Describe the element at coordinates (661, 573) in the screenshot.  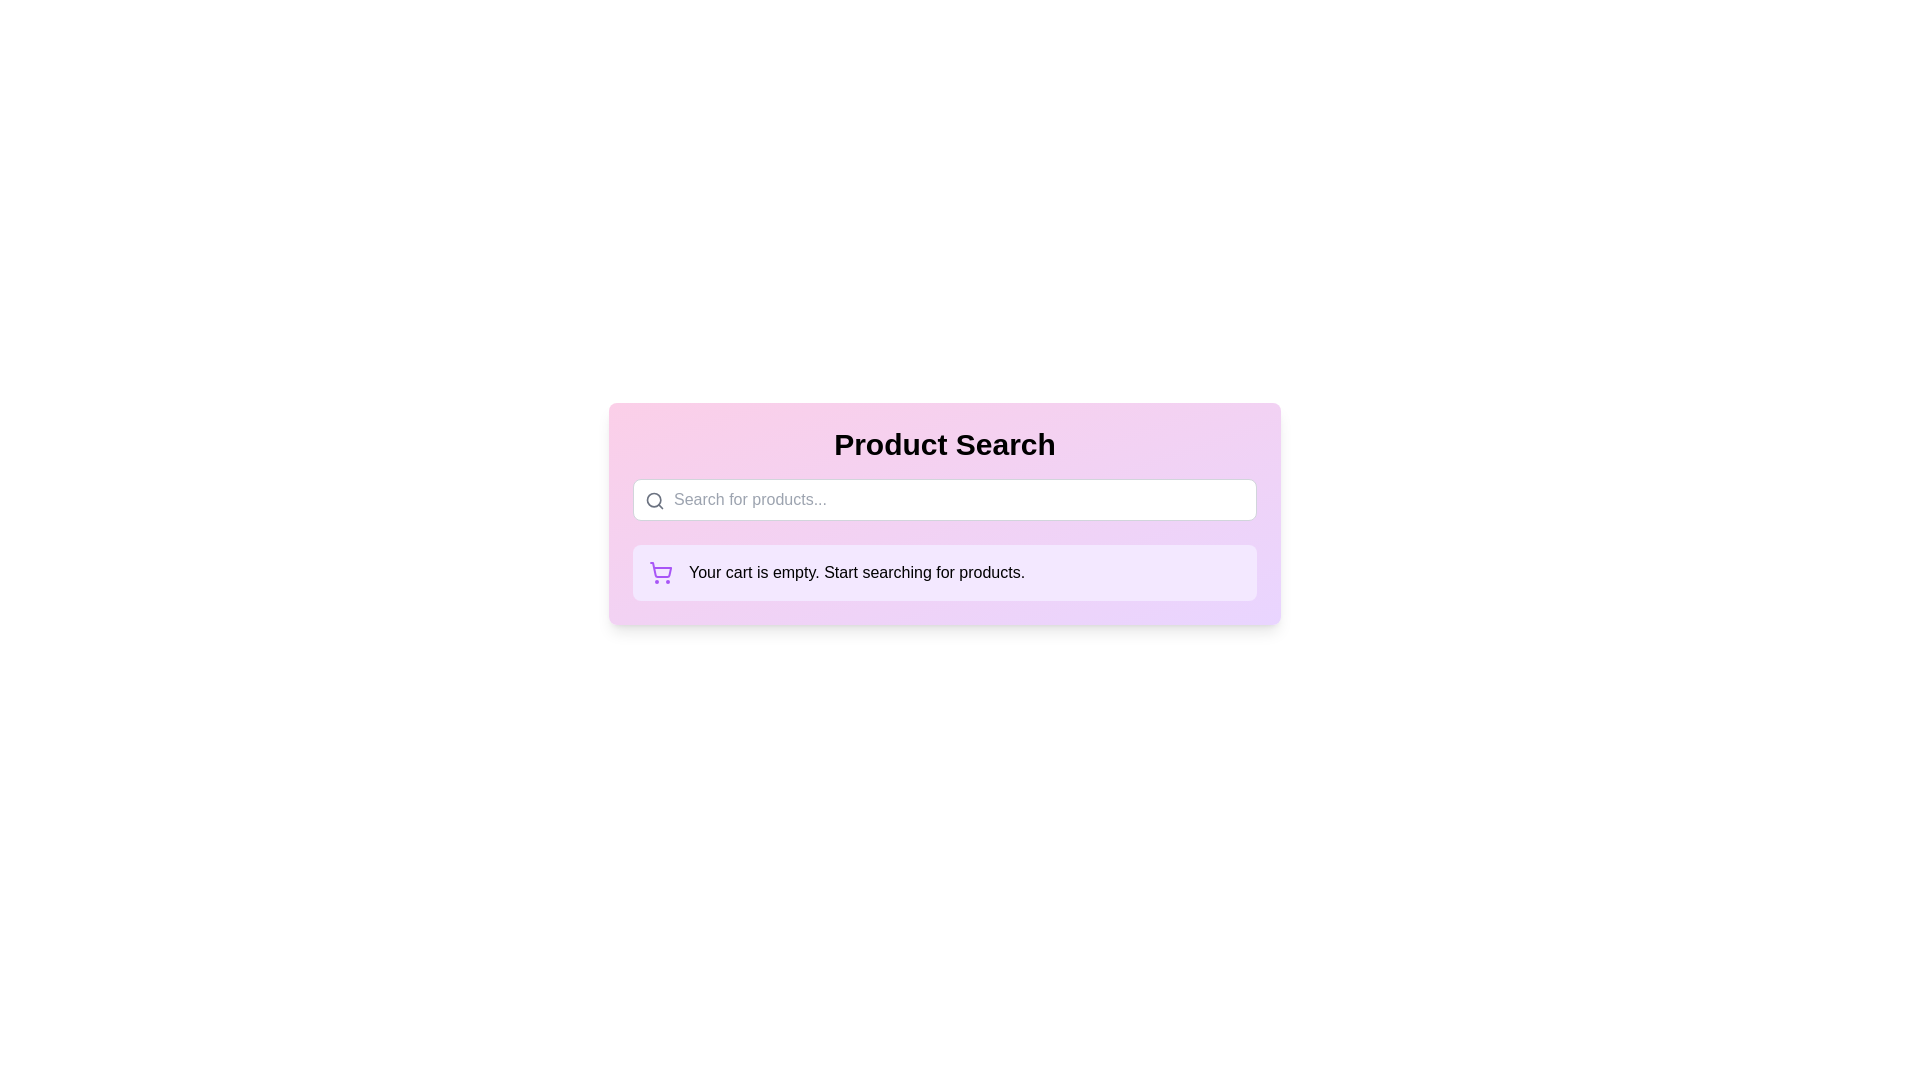
I see `the purple shopping cart icon located to the left of the text 'Your cart is empty. Start searching for products.'` at that location.